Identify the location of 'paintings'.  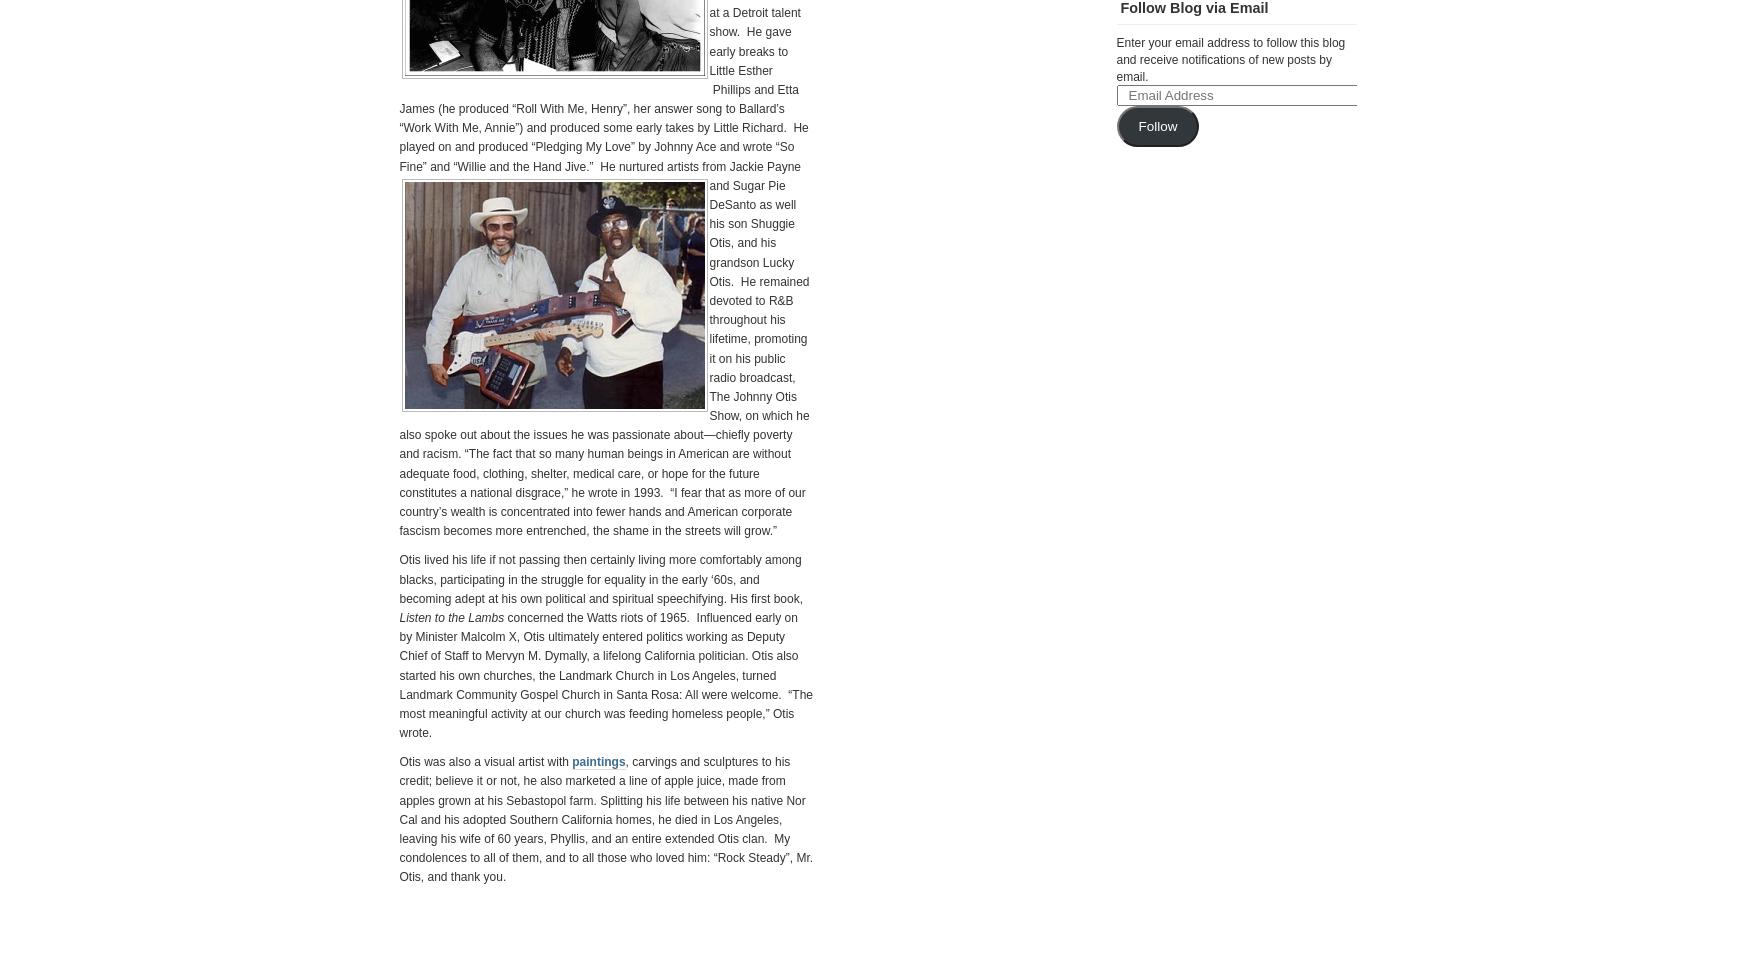
(598, 760).